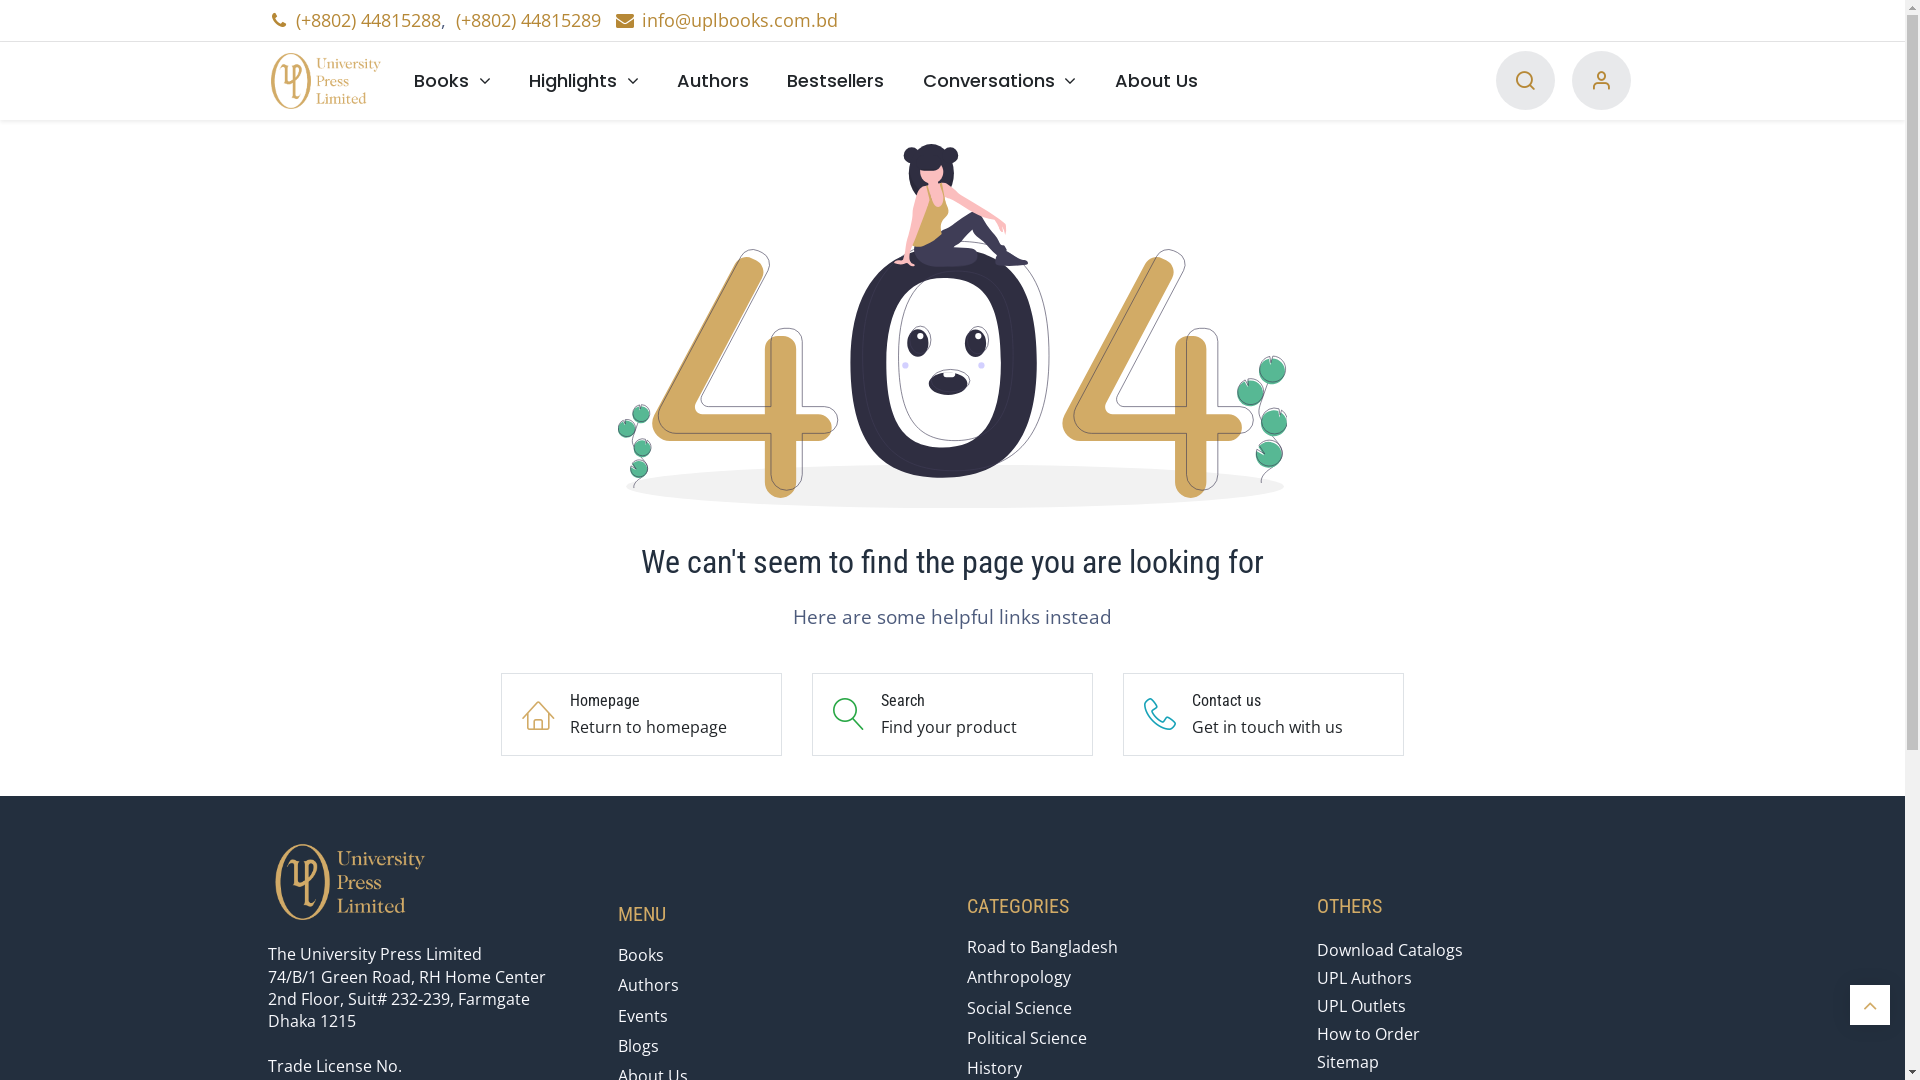 This screenshot has height=1080, width=1920. Describe the element at coordinates (1019, 1007) in the screenshot. I see `'Social Science'` at that location.